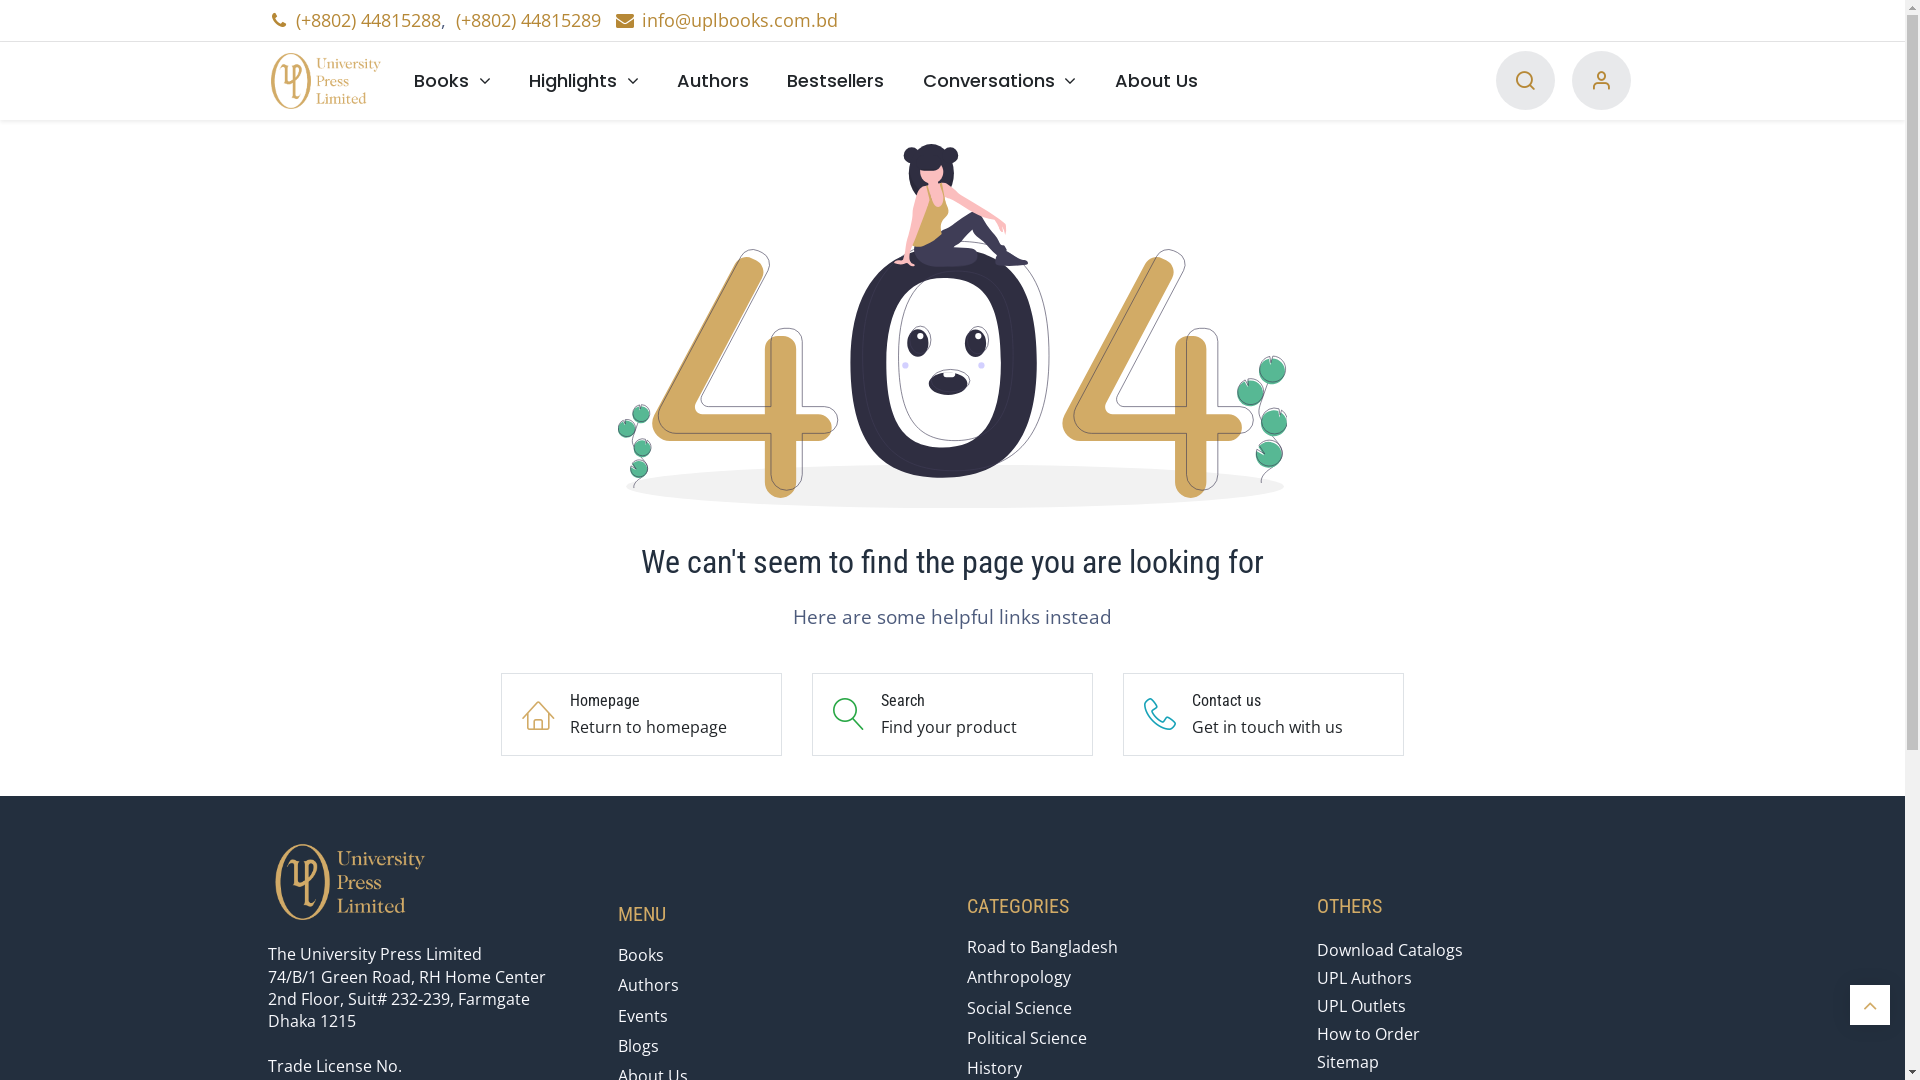 This screenshot has height=1080, width=1920. Describe the element at coordinates (1019, 1007) in the screenshot. I see `'Social Science'` at that location.